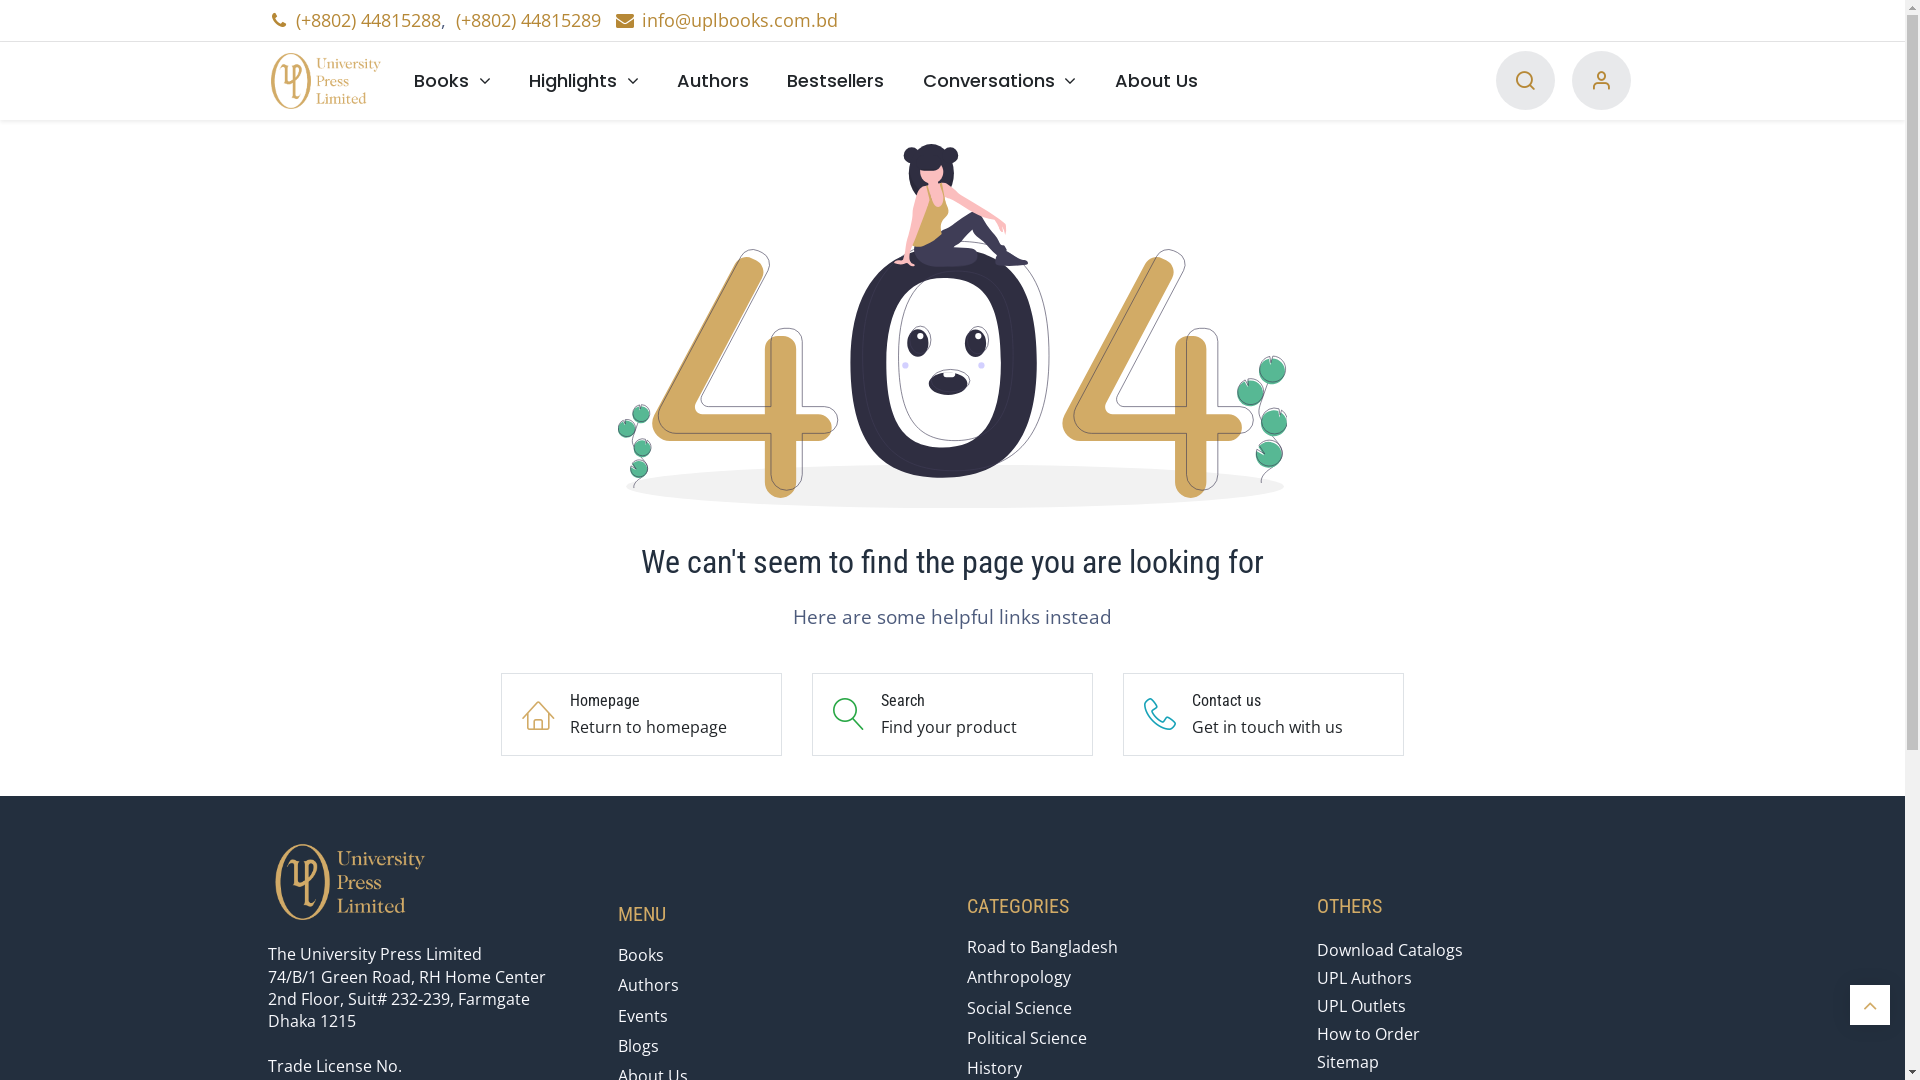 This screenshot has height=1080, width=1920. Describe the element at coordinates (1019, 1007) in the screenshot. I see `'Social Science'` at that location.